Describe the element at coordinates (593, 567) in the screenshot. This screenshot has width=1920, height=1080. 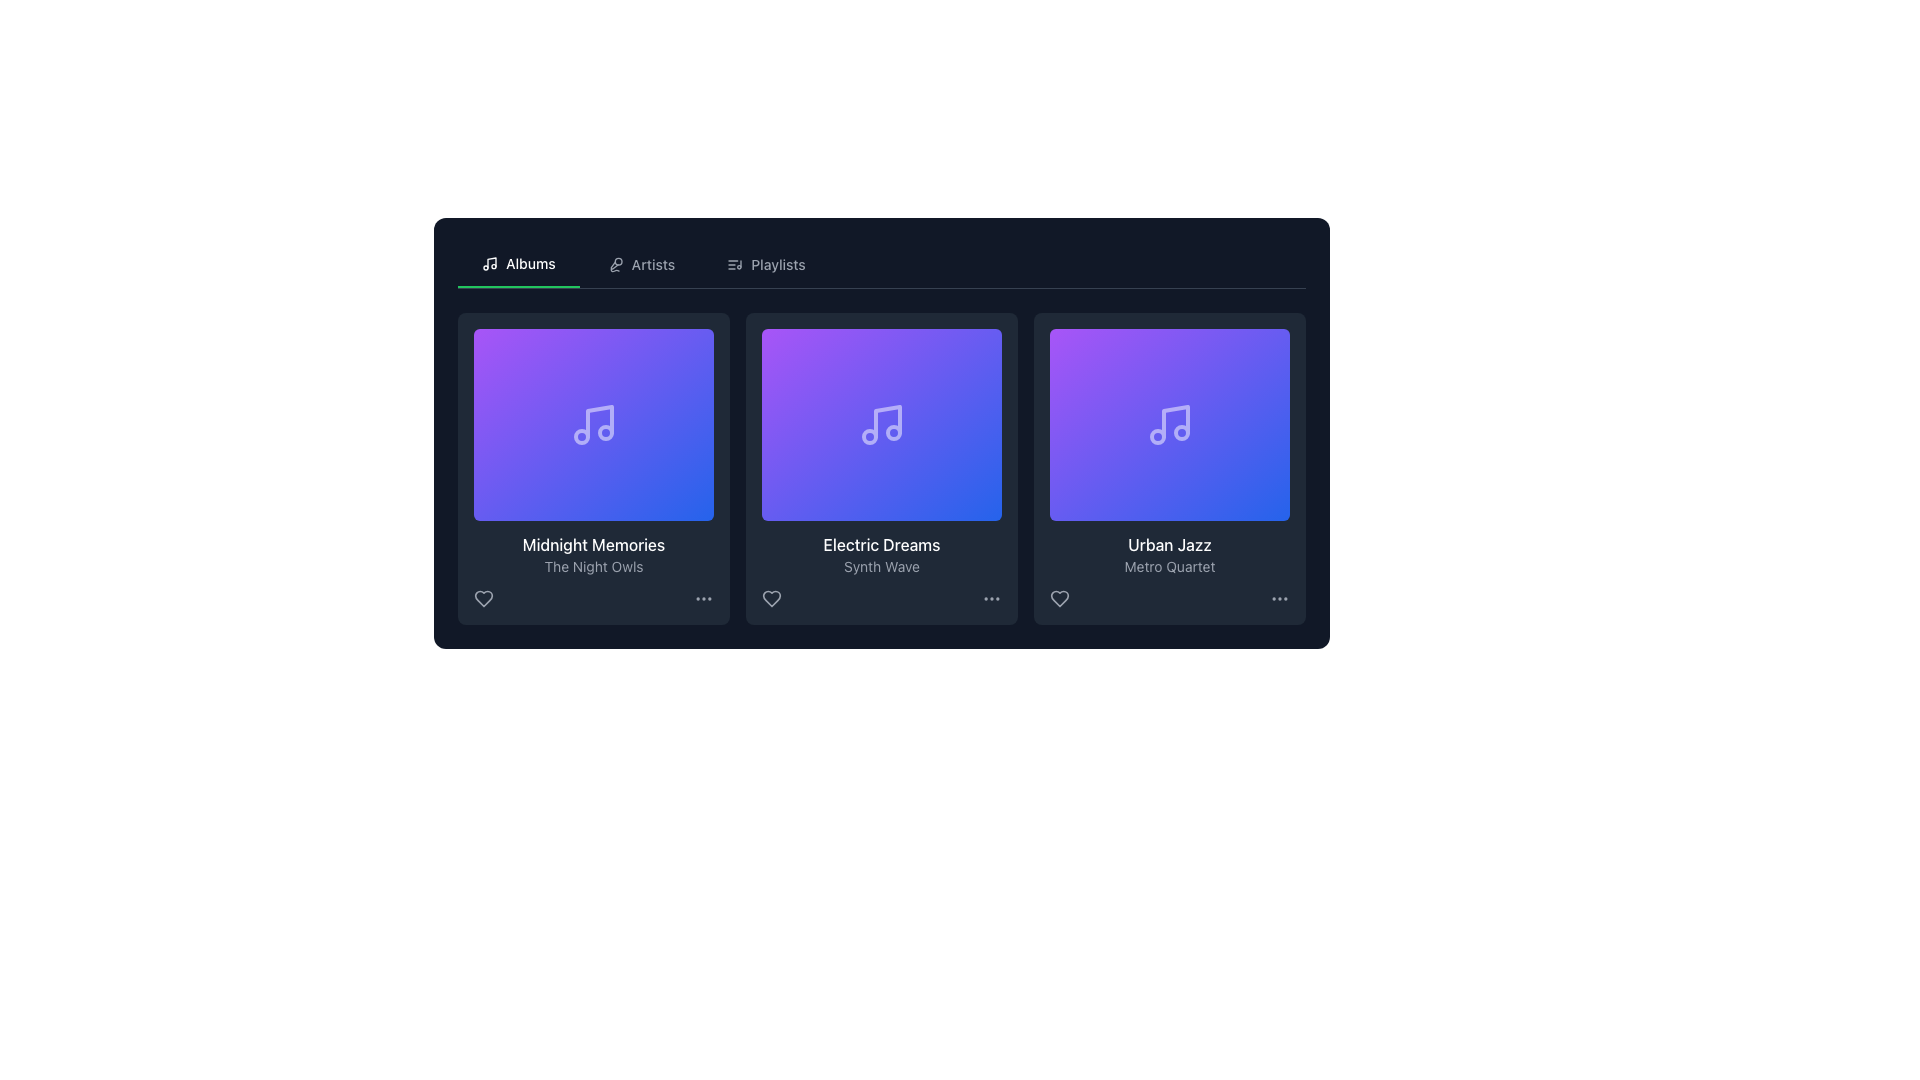
I see `the displayed text of the subtitle located beneath 'Midnight Memories' in the leftmost rectangular card` at that location.